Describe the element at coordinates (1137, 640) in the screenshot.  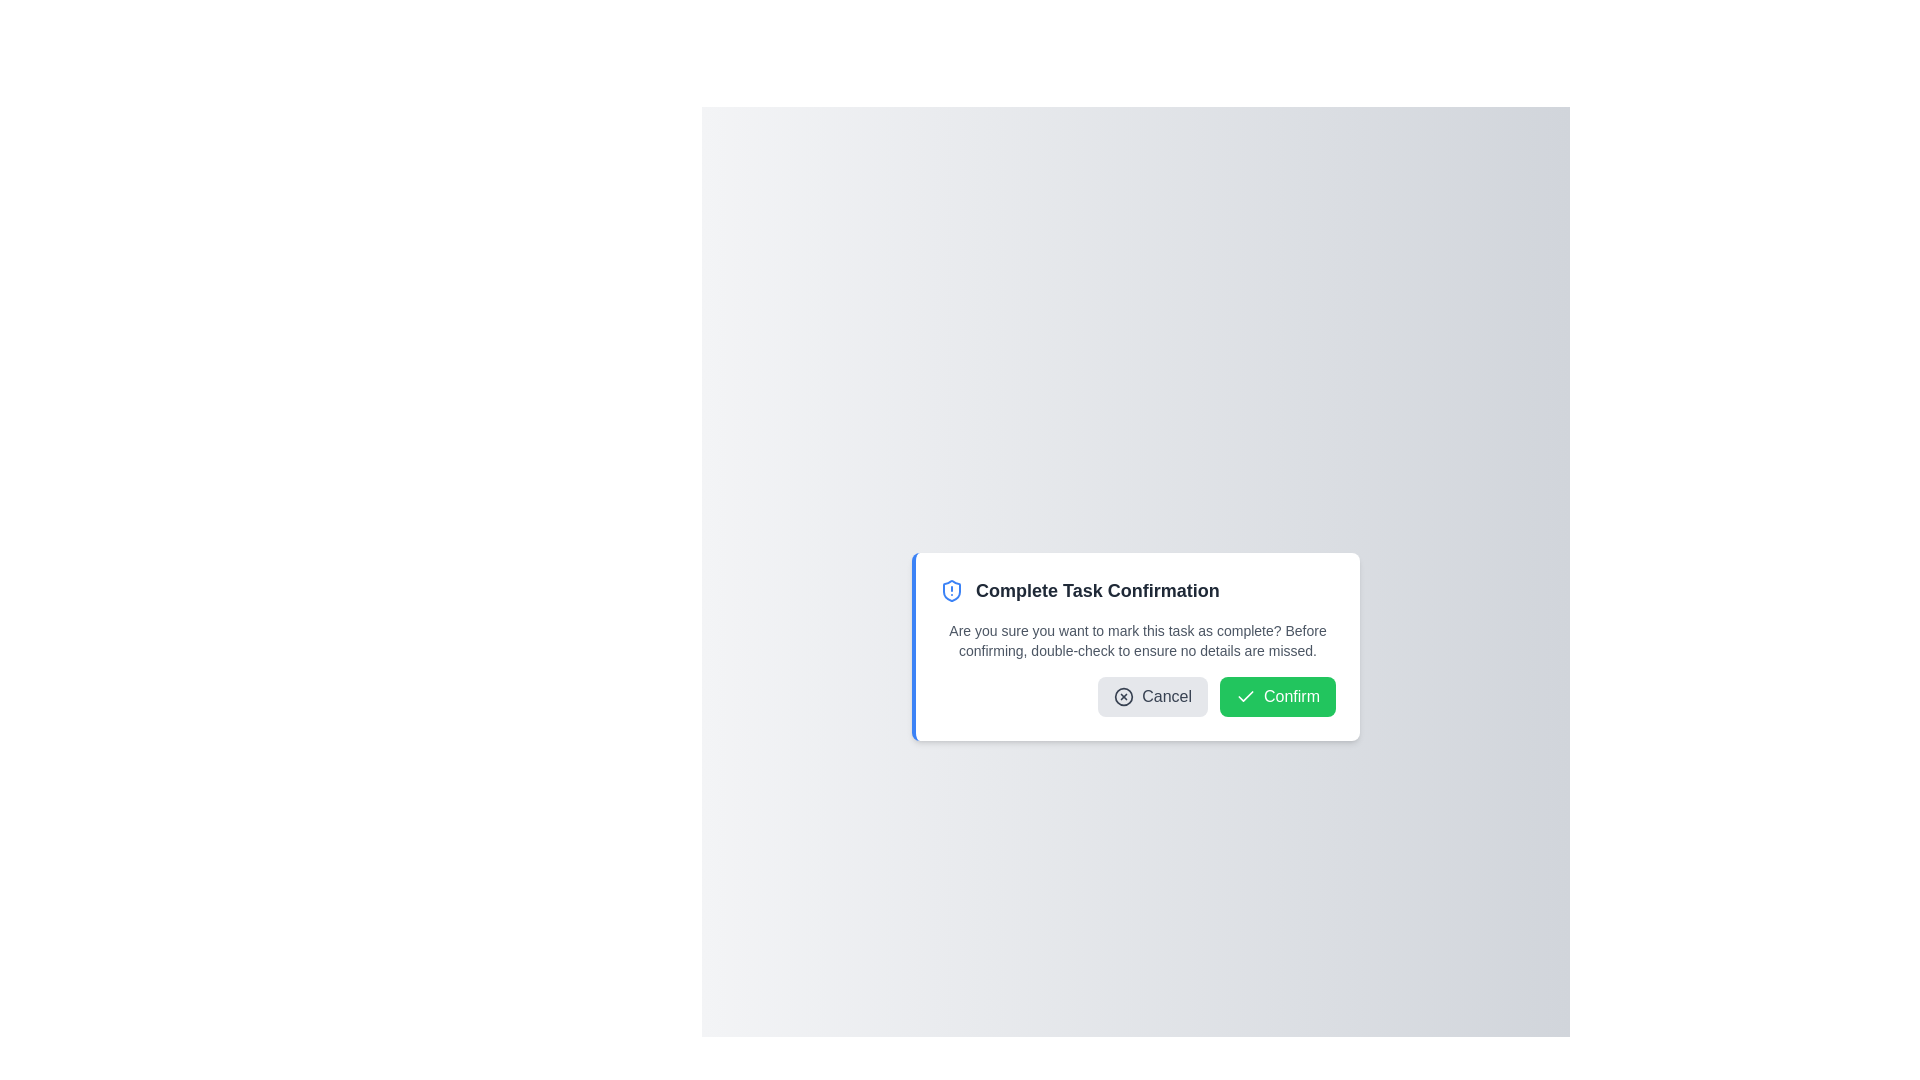
I see `the static confirmation message text located in the modal dialog, which is styled in a small, gray font and positioned below the header 'Complete Task Confirmation'` at that location.